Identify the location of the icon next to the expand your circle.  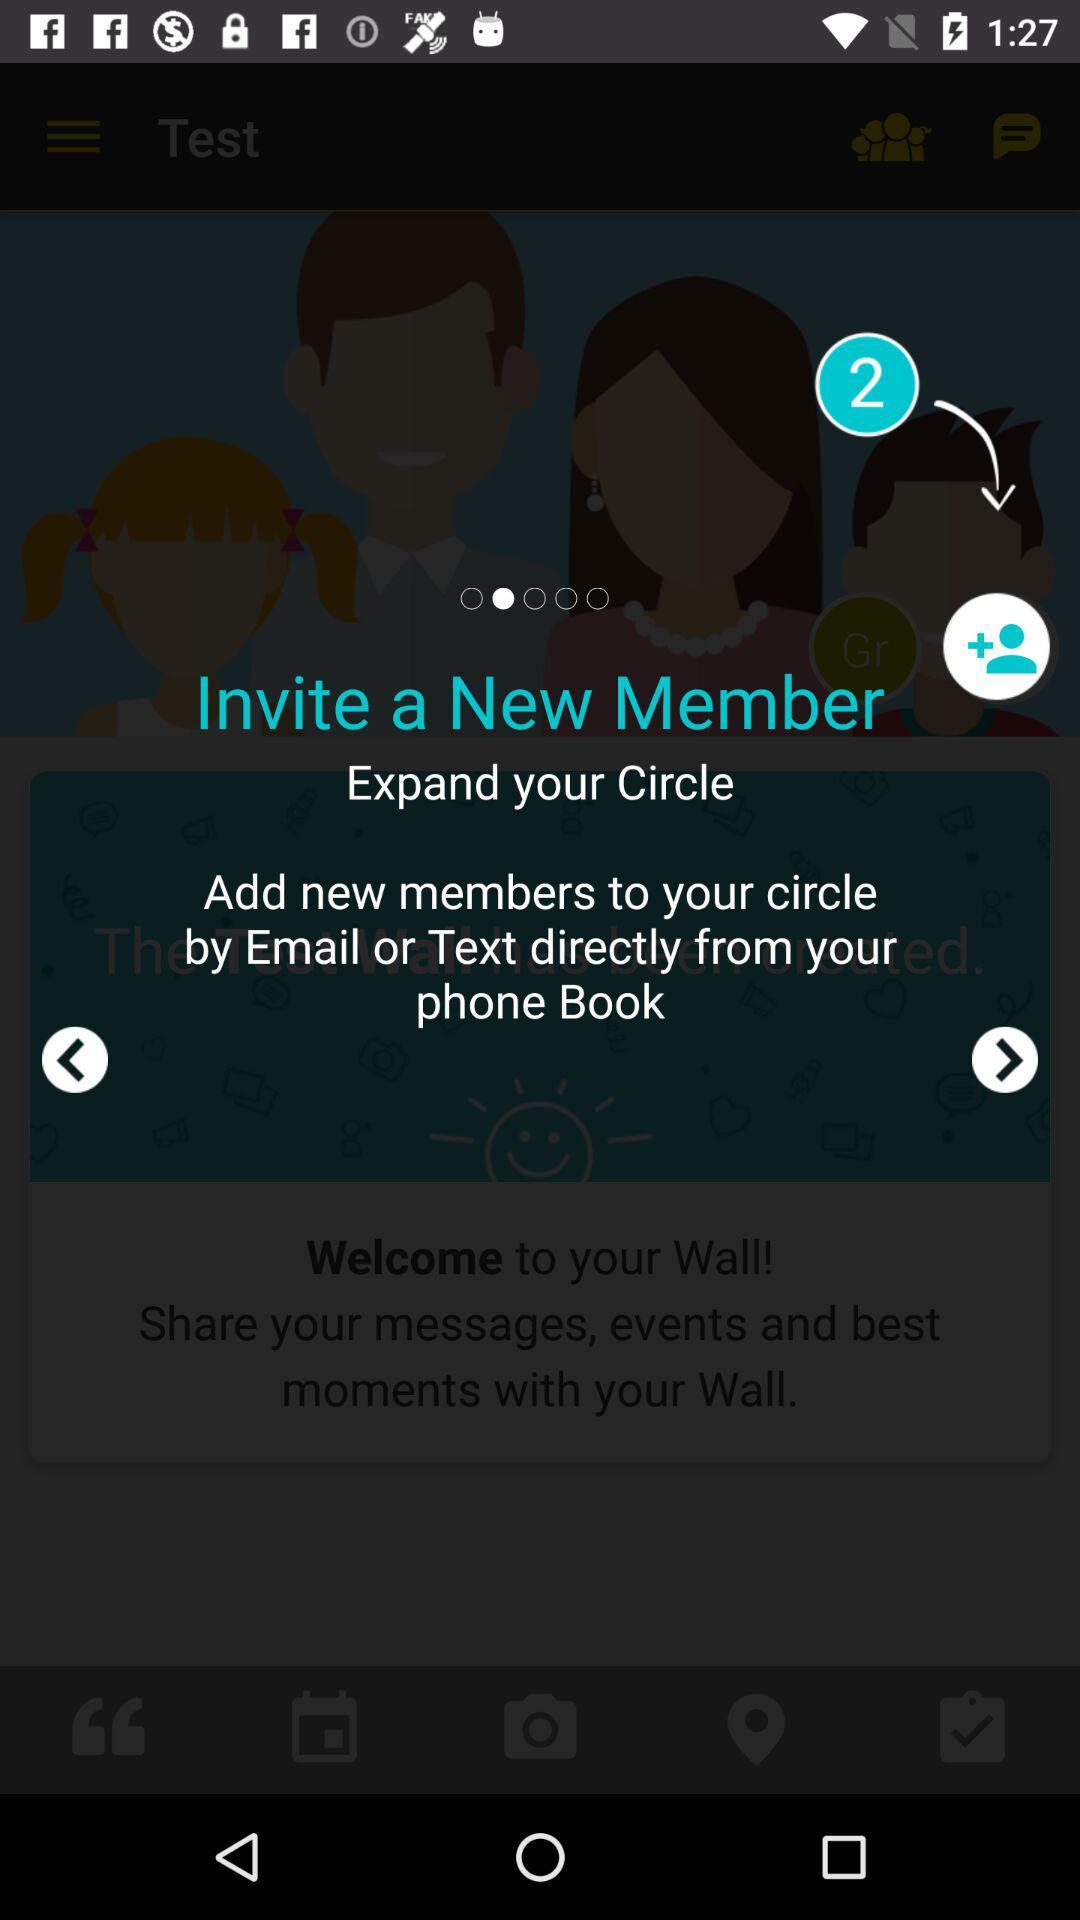
(1005, 927).